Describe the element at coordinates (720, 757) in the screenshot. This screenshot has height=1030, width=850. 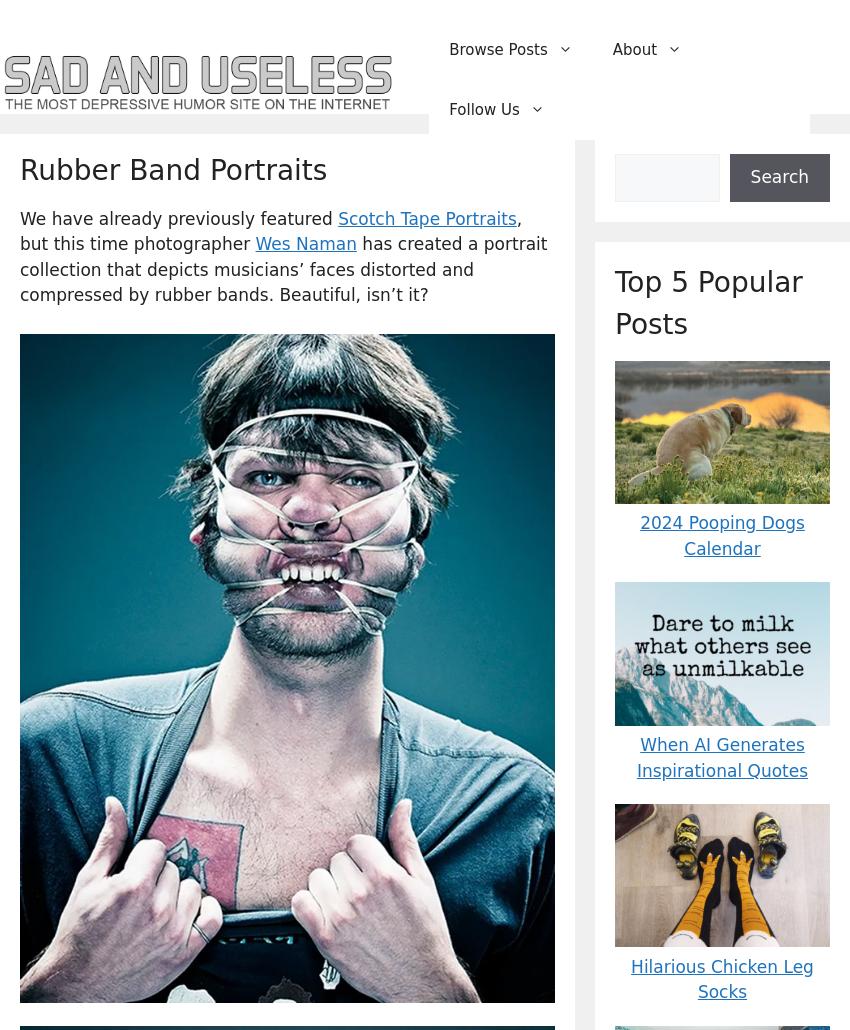
I see `'When AI Generates Inspirational Quotes'` at that location.